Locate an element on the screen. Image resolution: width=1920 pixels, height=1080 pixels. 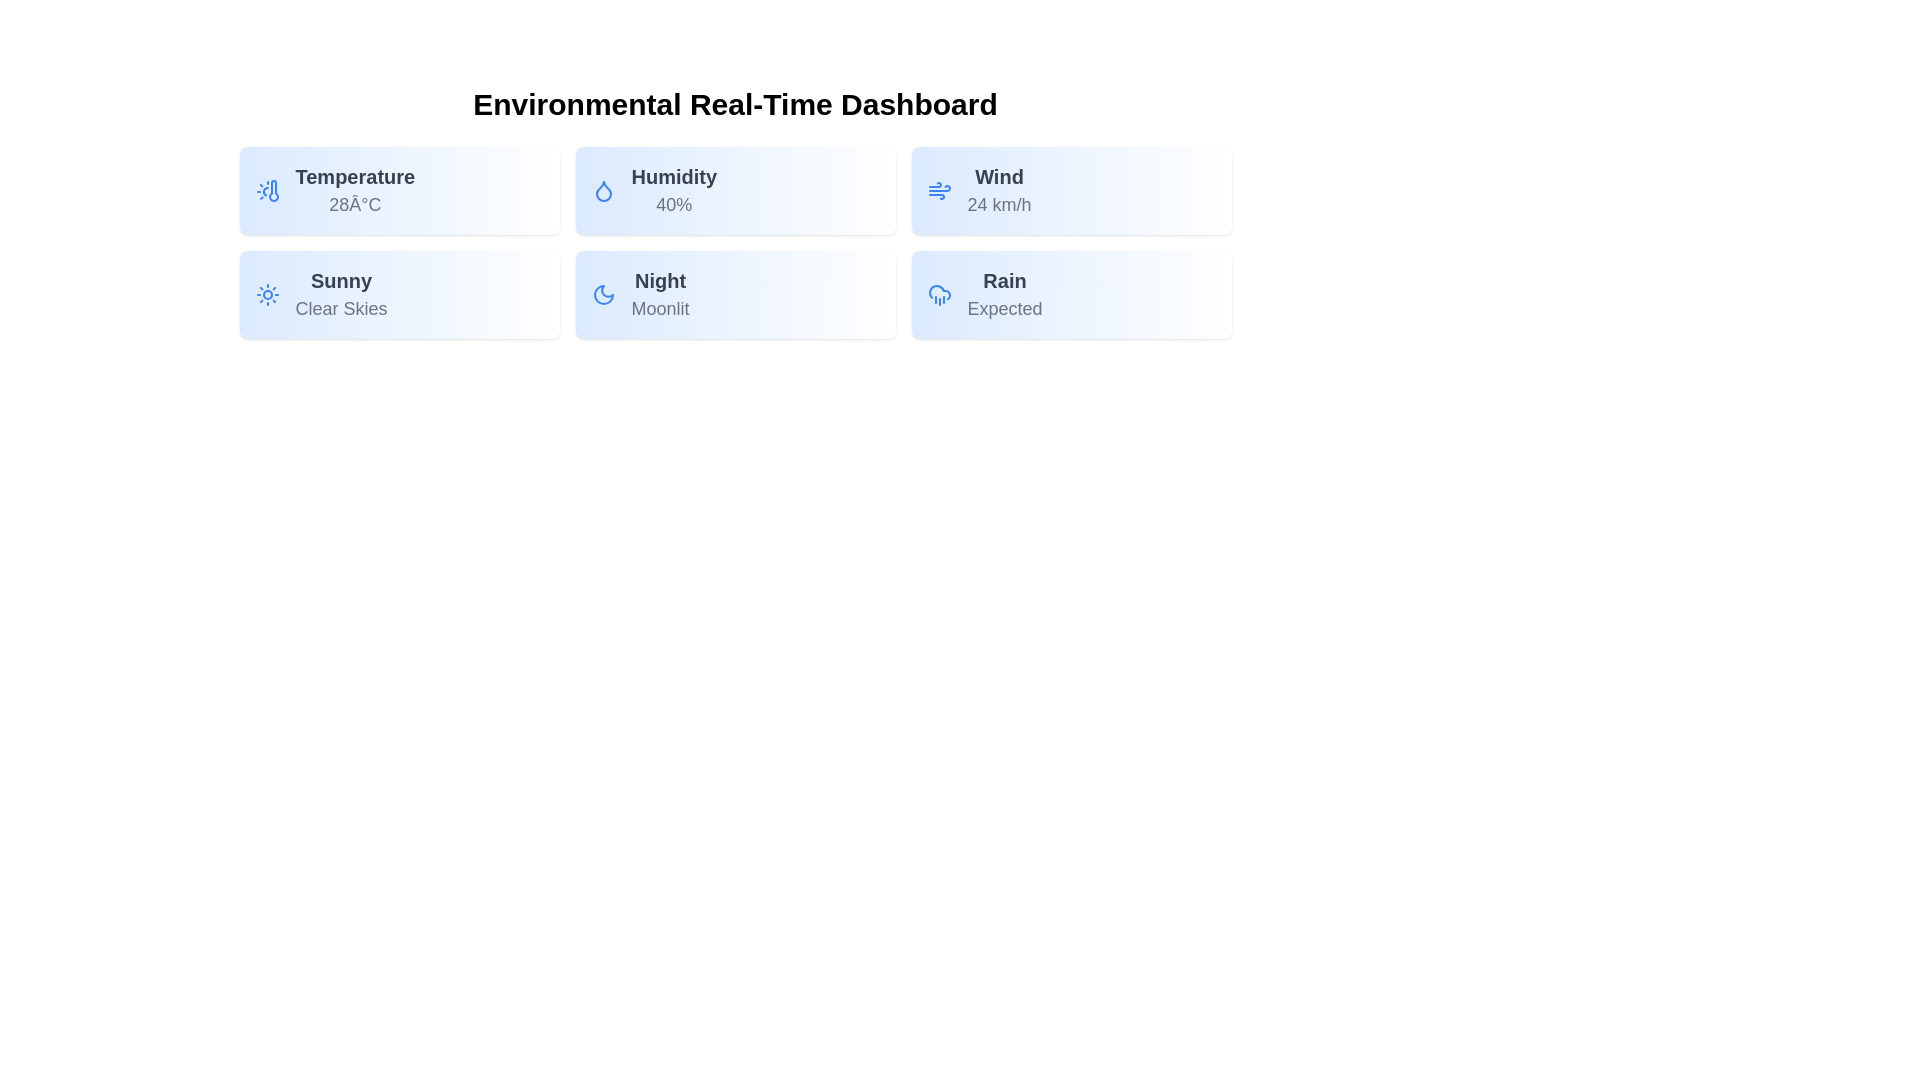
the graphical icon resembling a thermometer with sun rays, which is located above the 'Temperature' and '28Â°C' text in the leftmost card of the grid layout is located at coordinates (266, 191).